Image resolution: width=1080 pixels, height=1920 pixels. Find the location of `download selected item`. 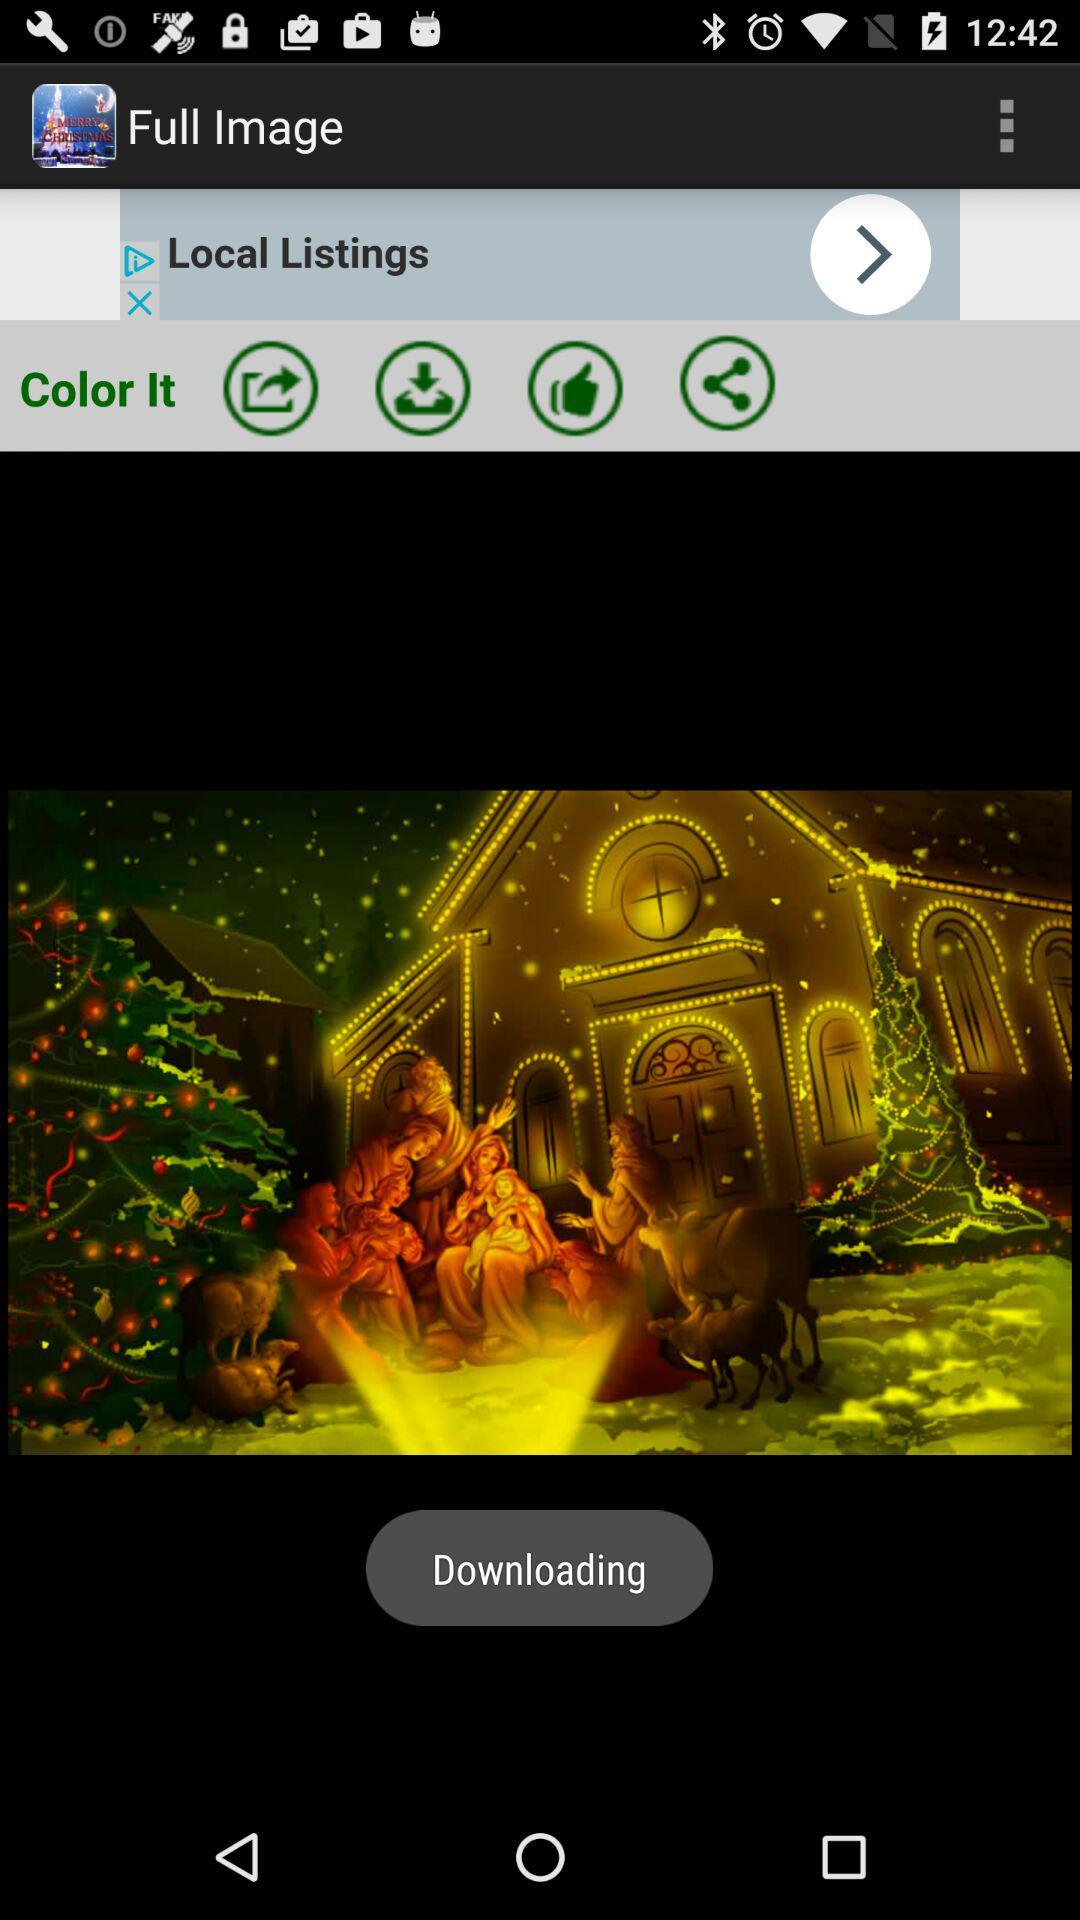

download selected item is located at coordinates (422, 388).